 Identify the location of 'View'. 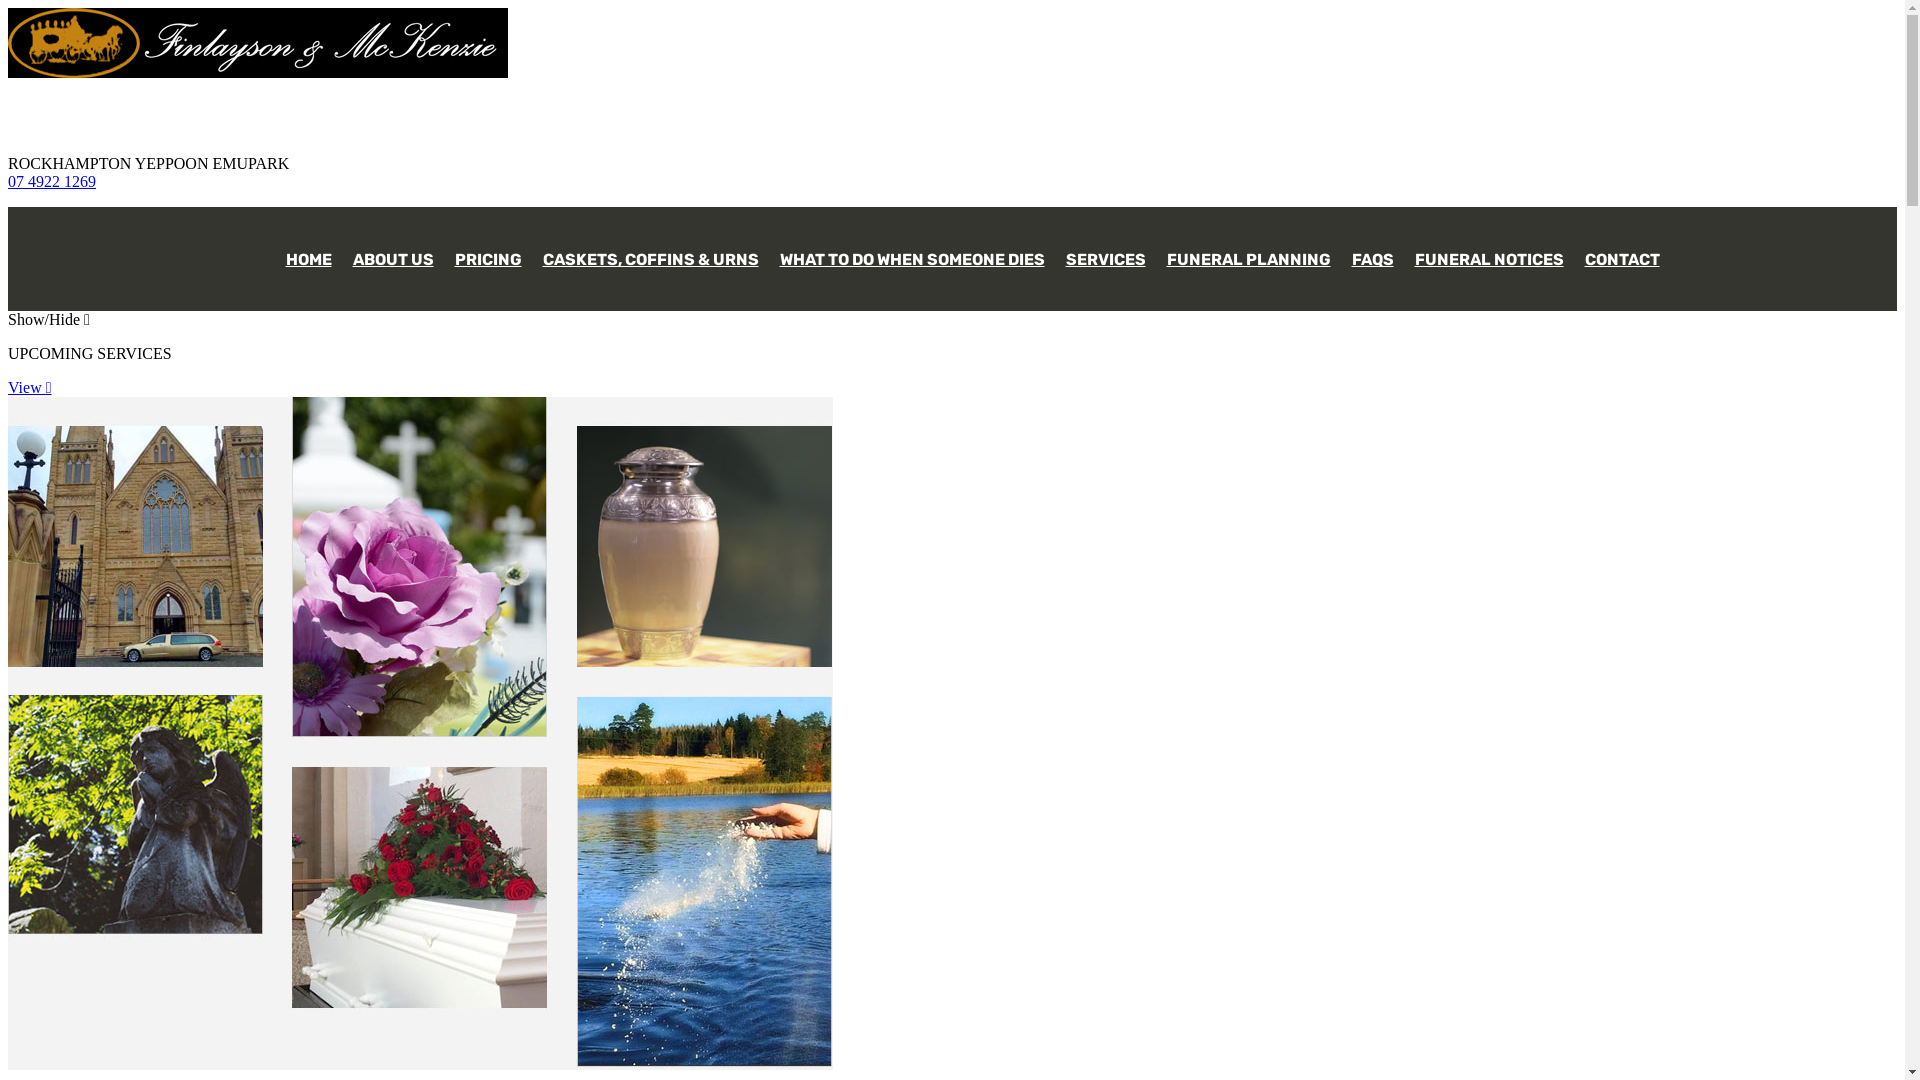
(8, 387).